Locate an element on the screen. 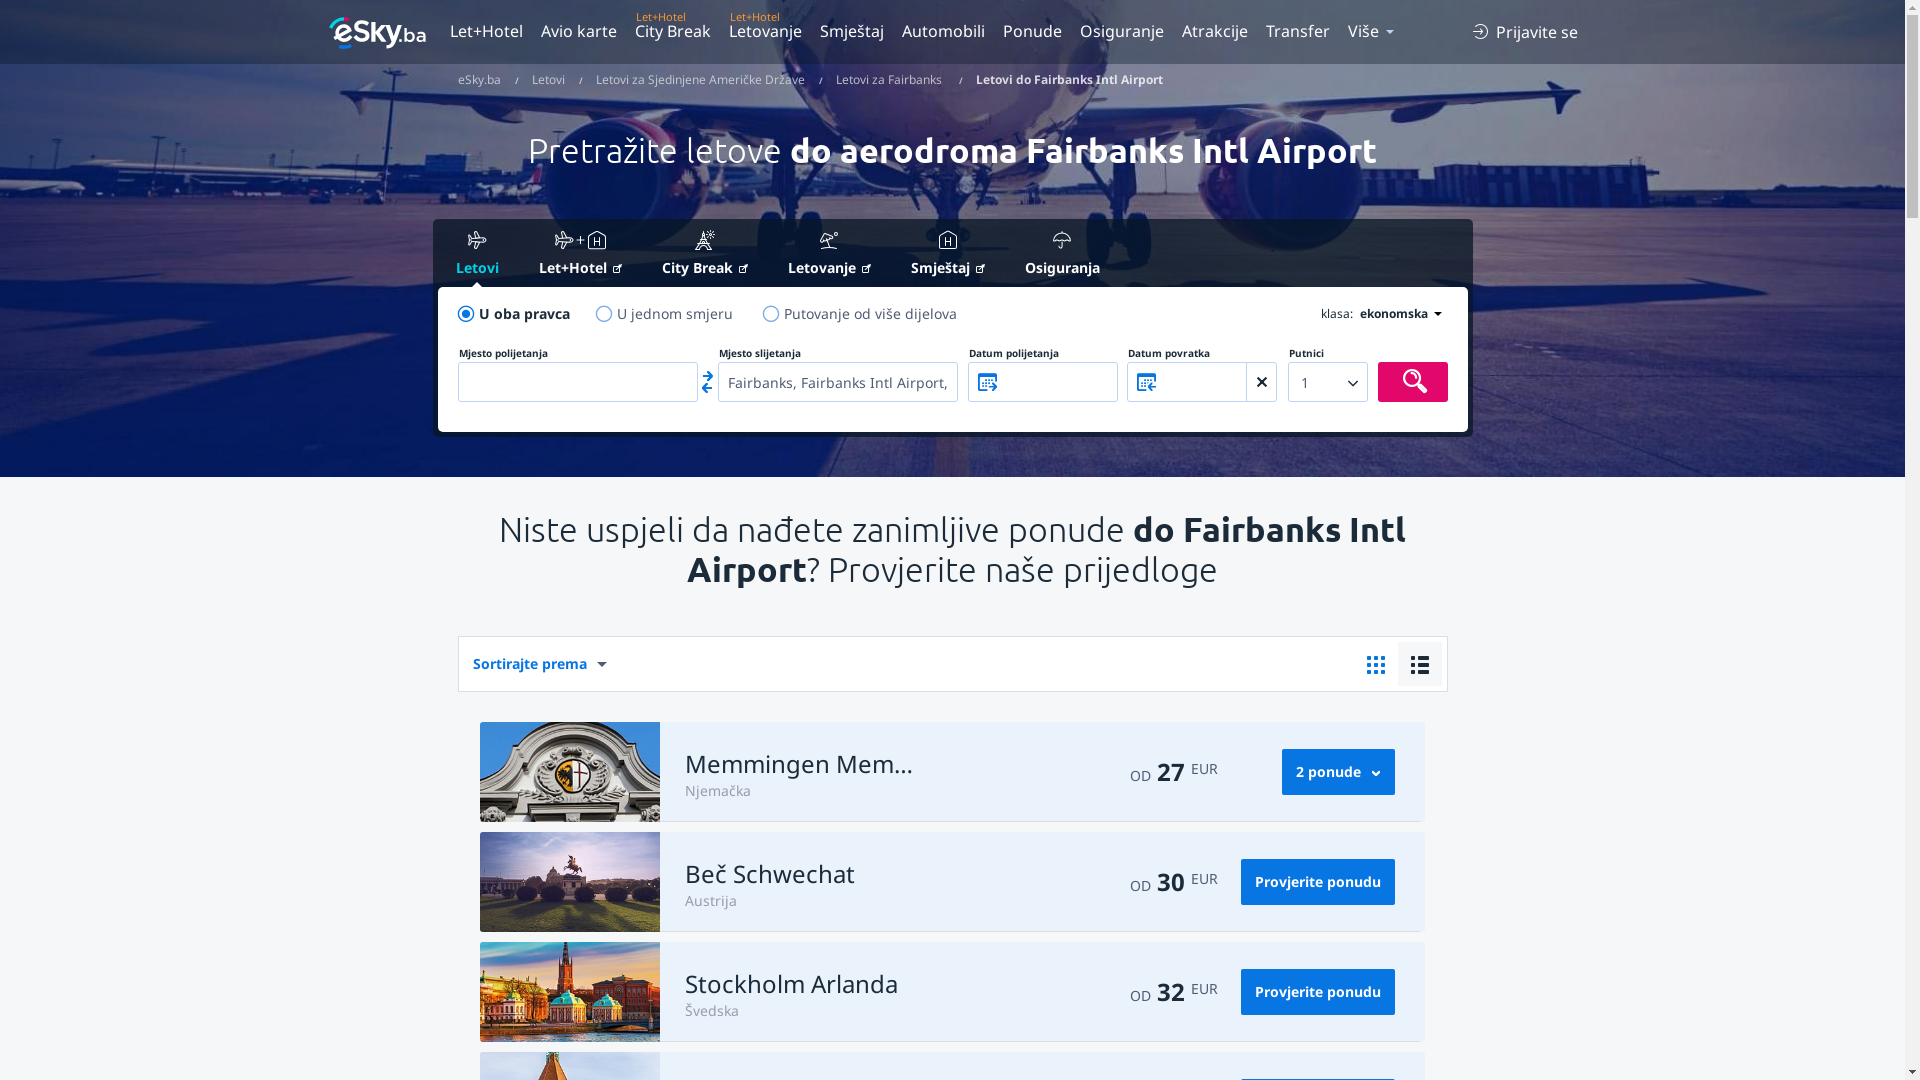 This screenshot has height=1080, width=1920. 'Sortirajte prema' is located at coordinates (456, 663).